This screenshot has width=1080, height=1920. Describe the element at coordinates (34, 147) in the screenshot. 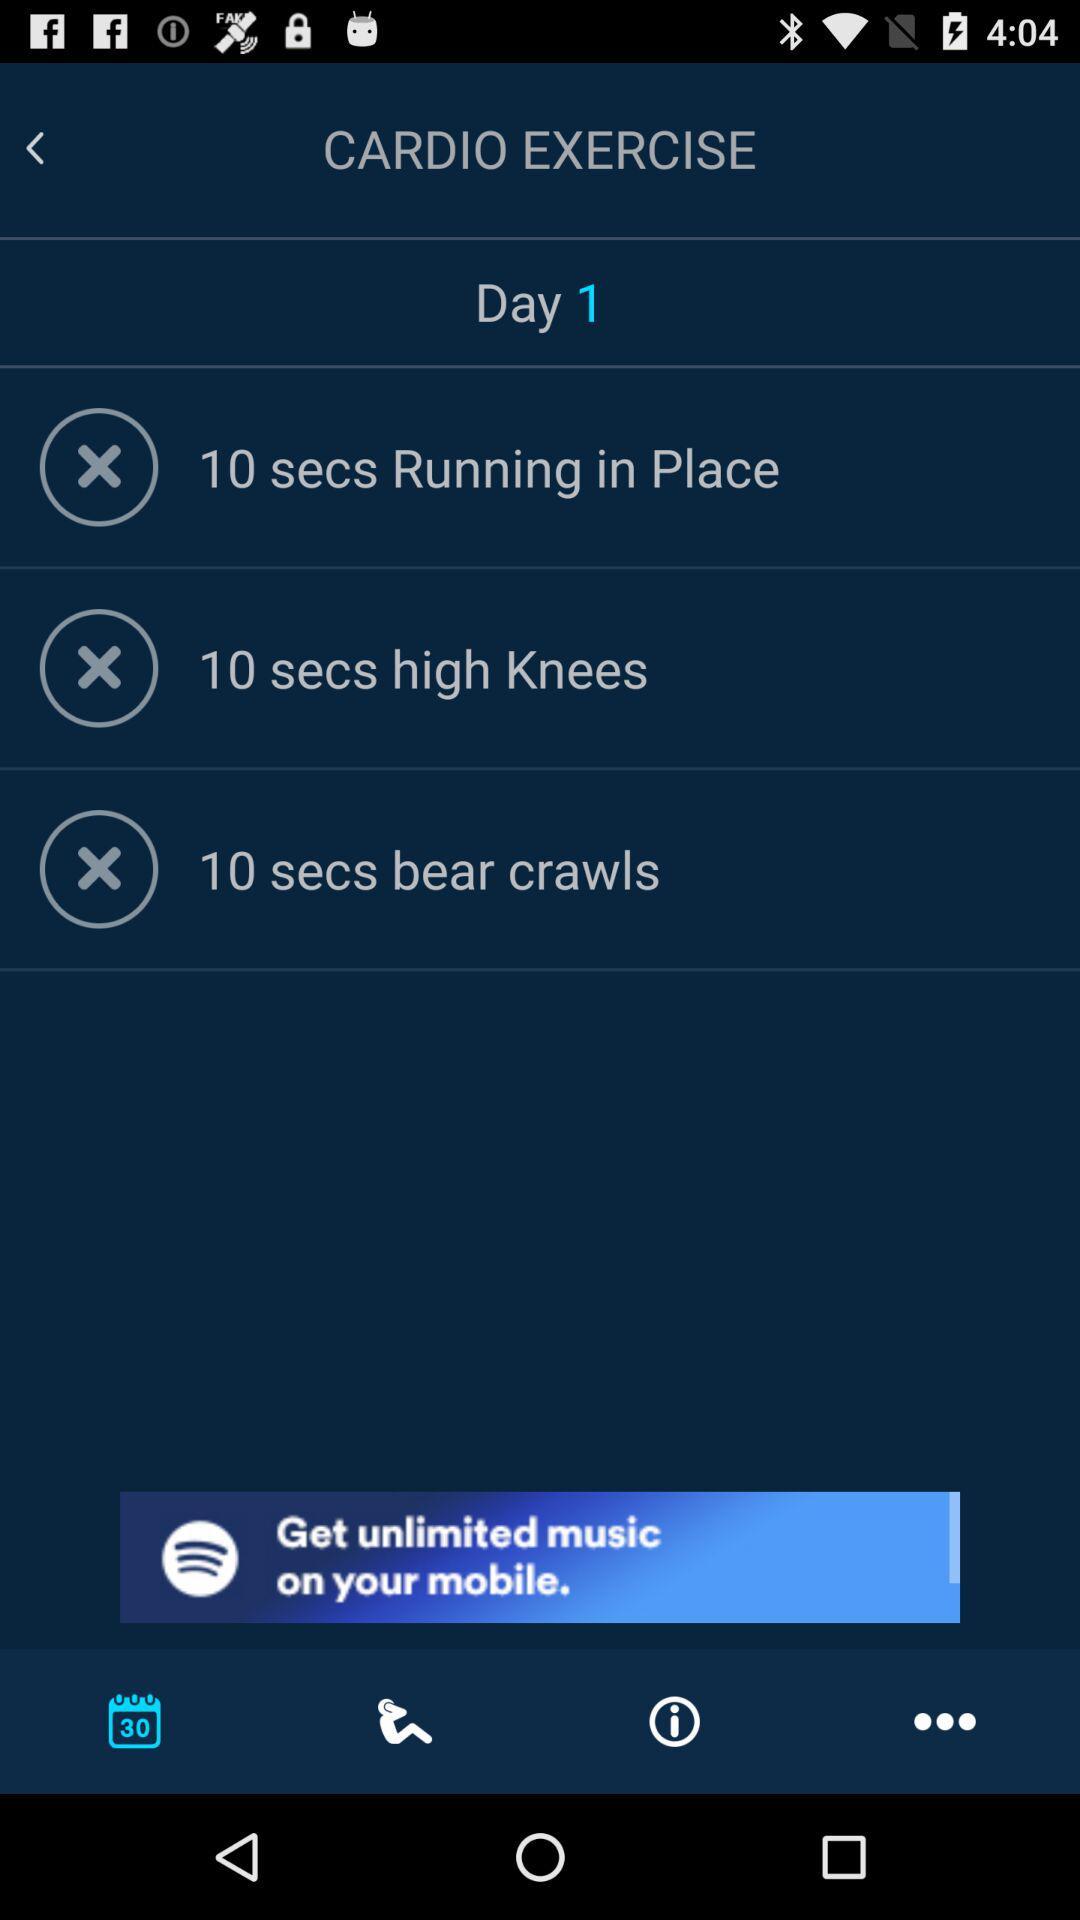

I see `back button which is at top left side of the screen` at that location.